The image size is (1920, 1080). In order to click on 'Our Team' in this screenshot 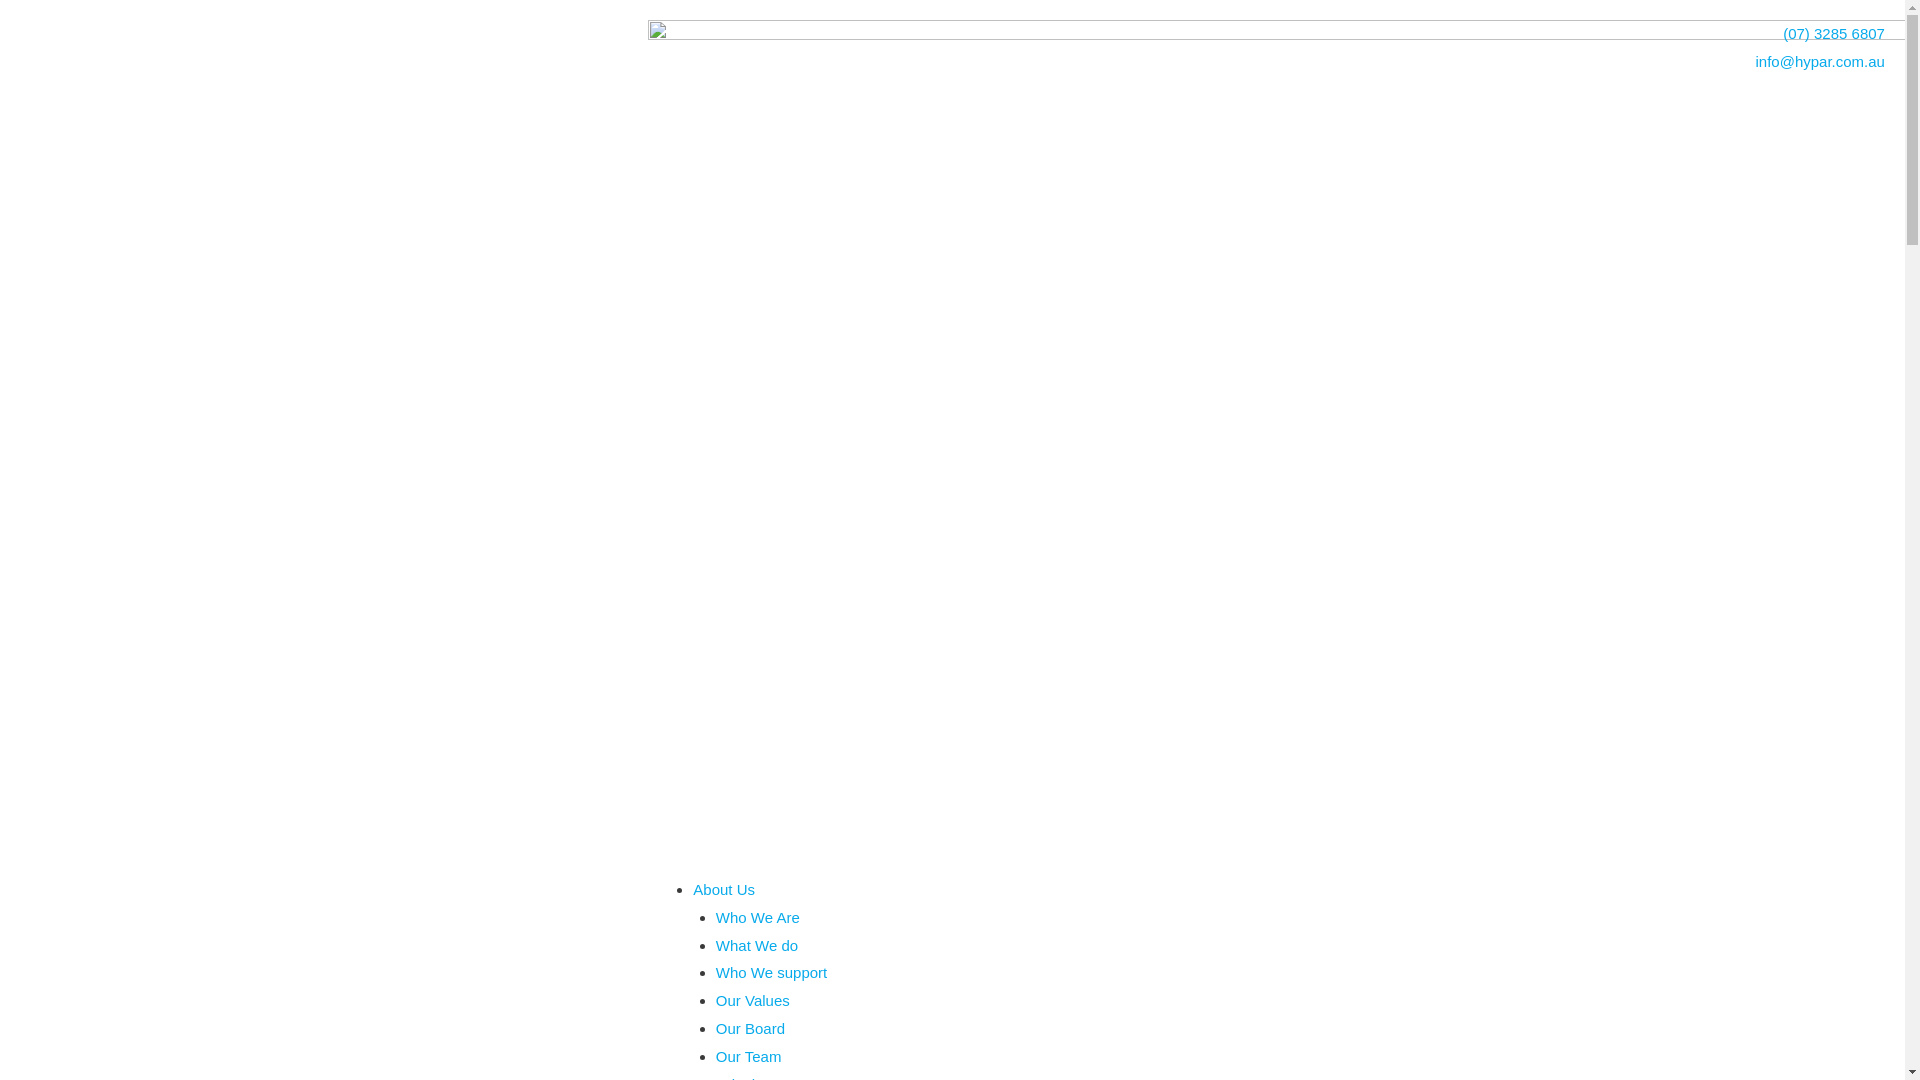, I will do `click(747, 1055)`.